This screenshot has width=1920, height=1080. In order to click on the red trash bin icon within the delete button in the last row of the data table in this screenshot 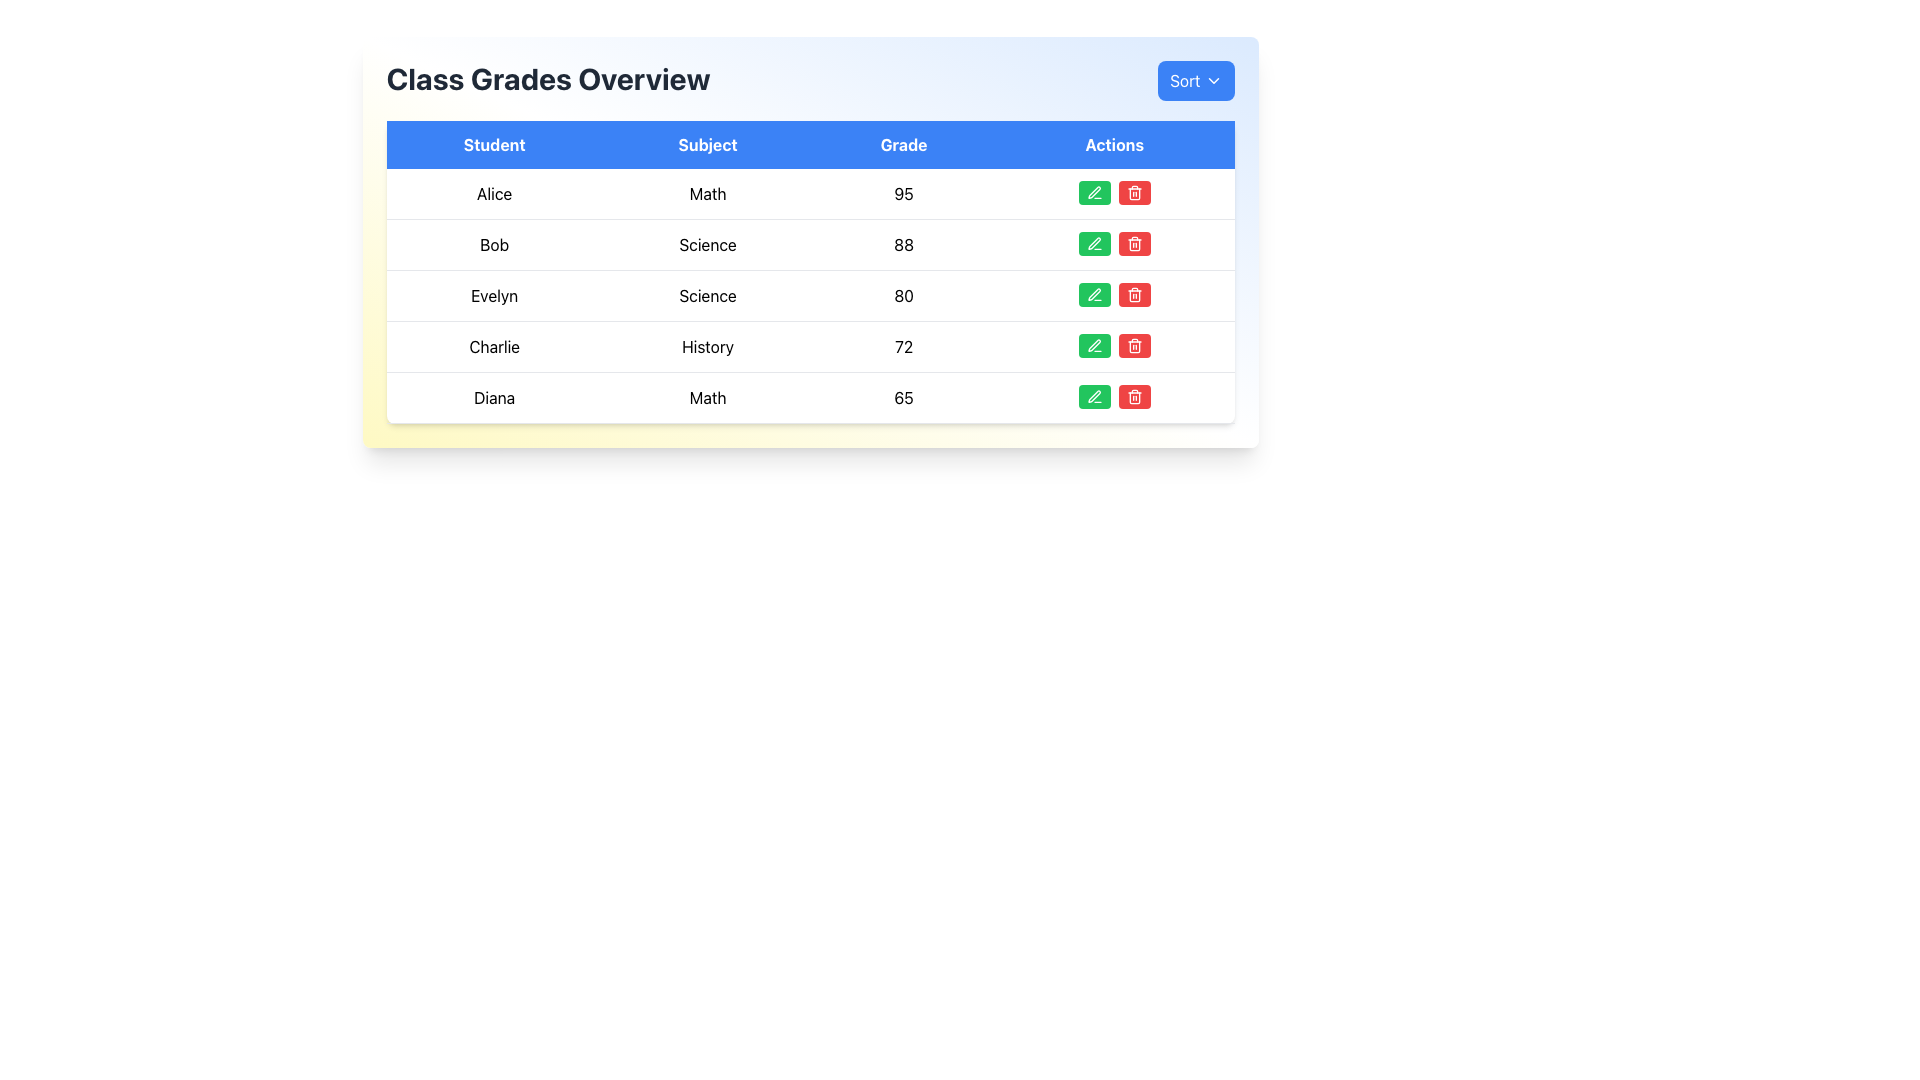, I will do `click(1134, 397)`.